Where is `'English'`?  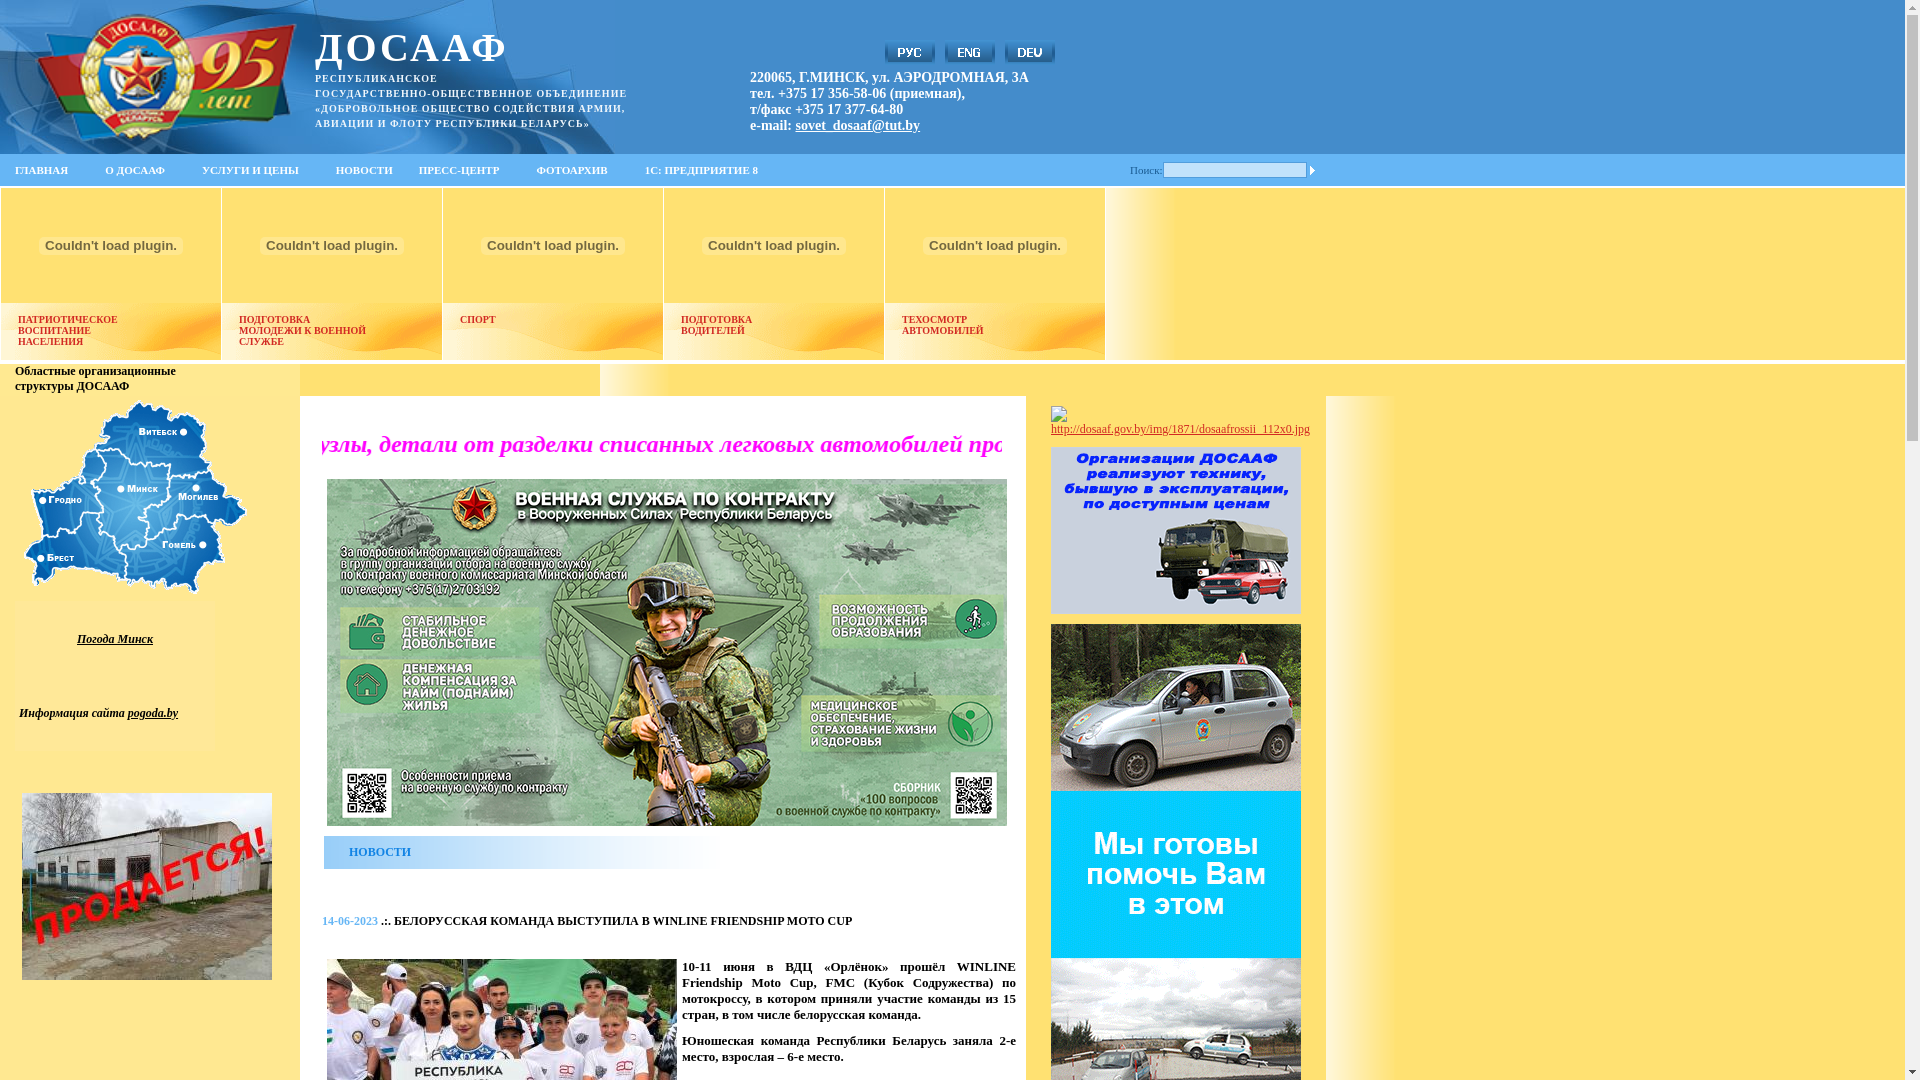 'English' is located at coordinates (969, 51).